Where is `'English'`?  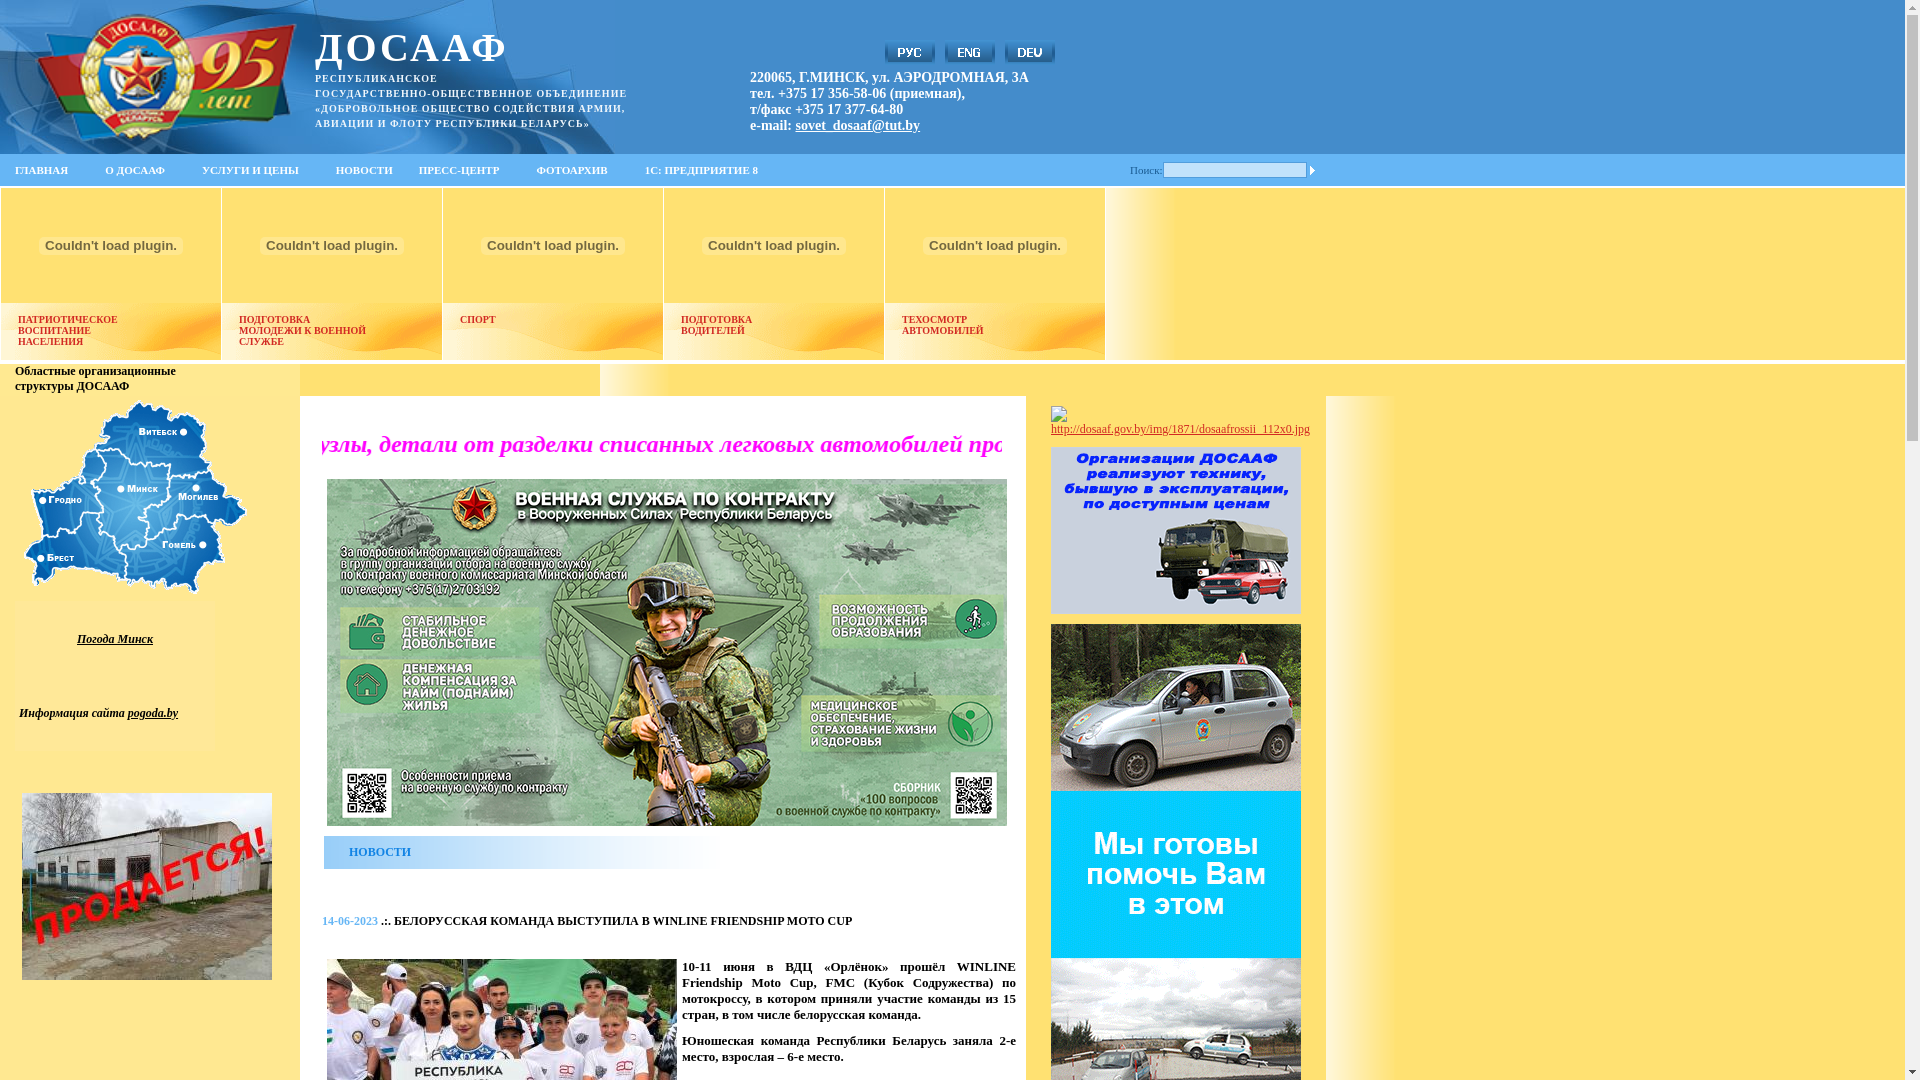 'English' is located at coordinates (969, 51).